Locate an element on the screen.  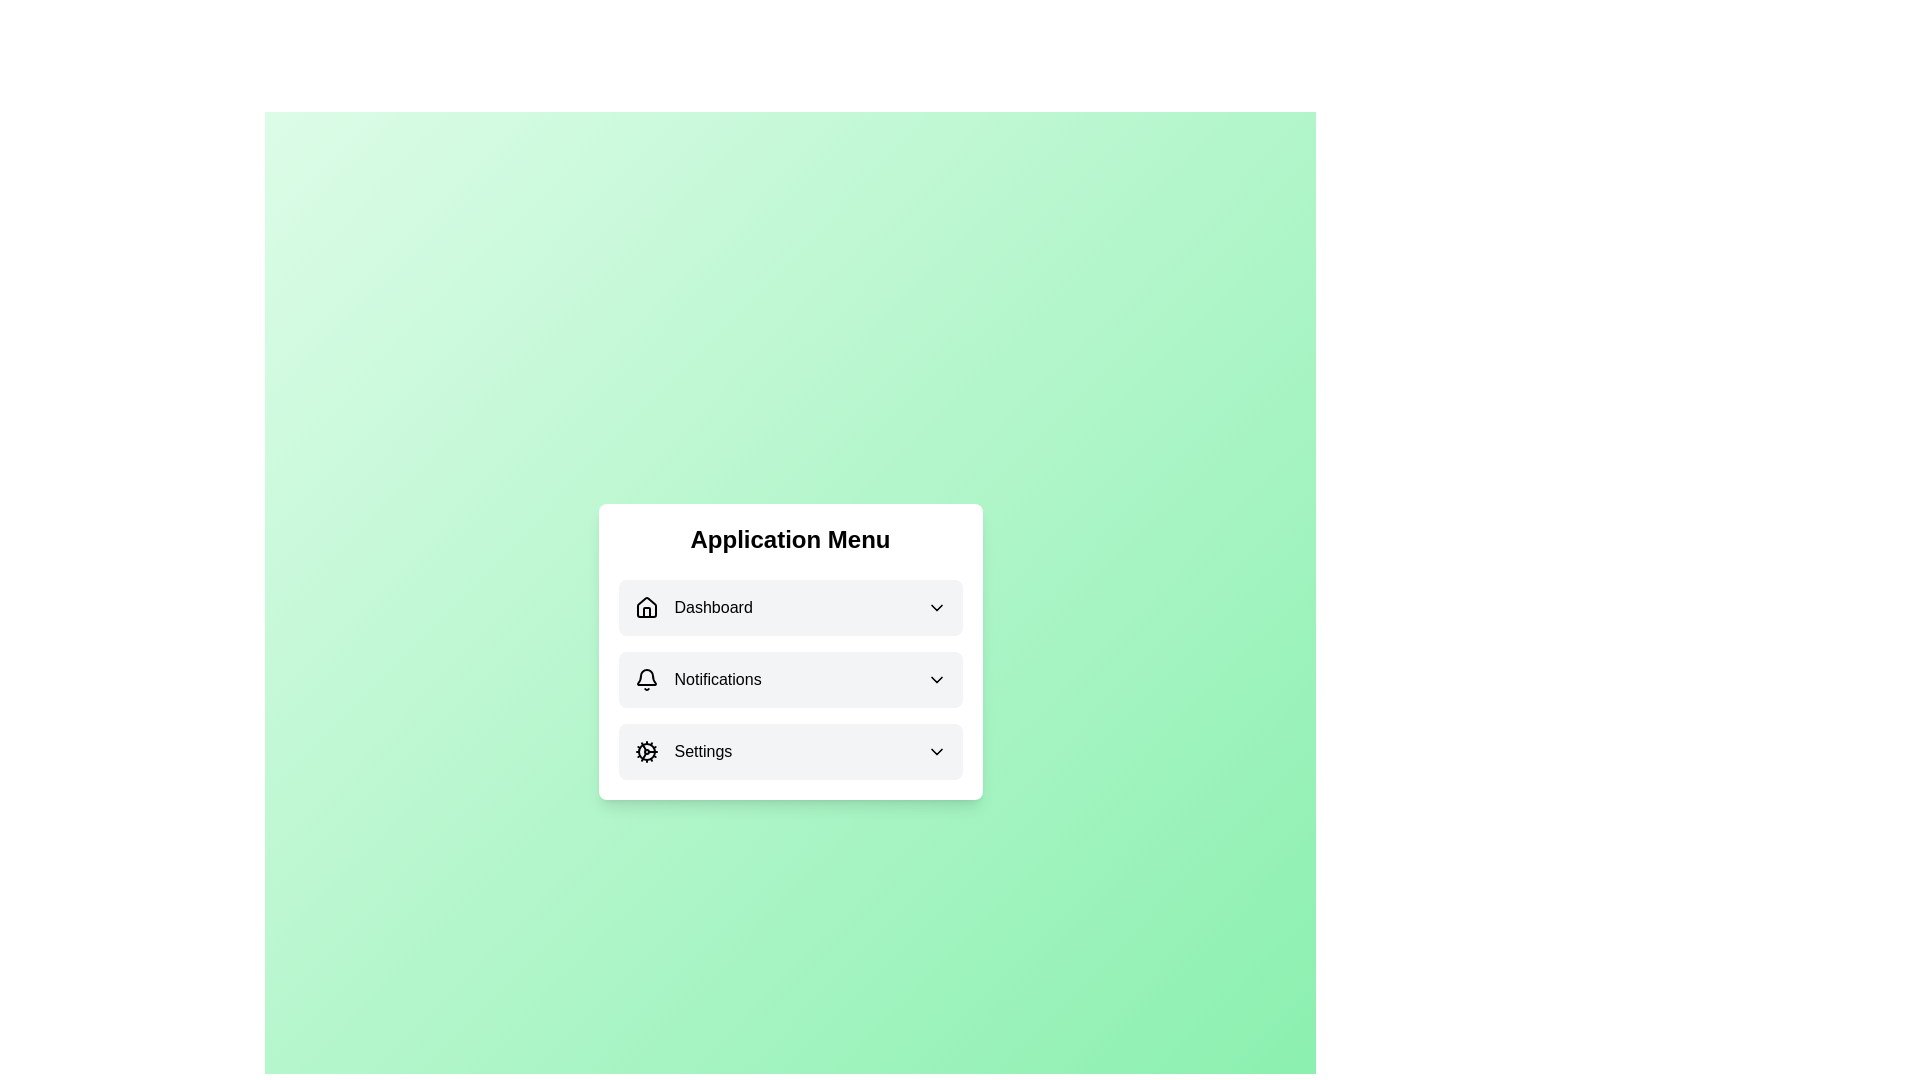
the downward-facing chevron icon located on the right side of the 'Settings' option is located at coordinates (935, 752).